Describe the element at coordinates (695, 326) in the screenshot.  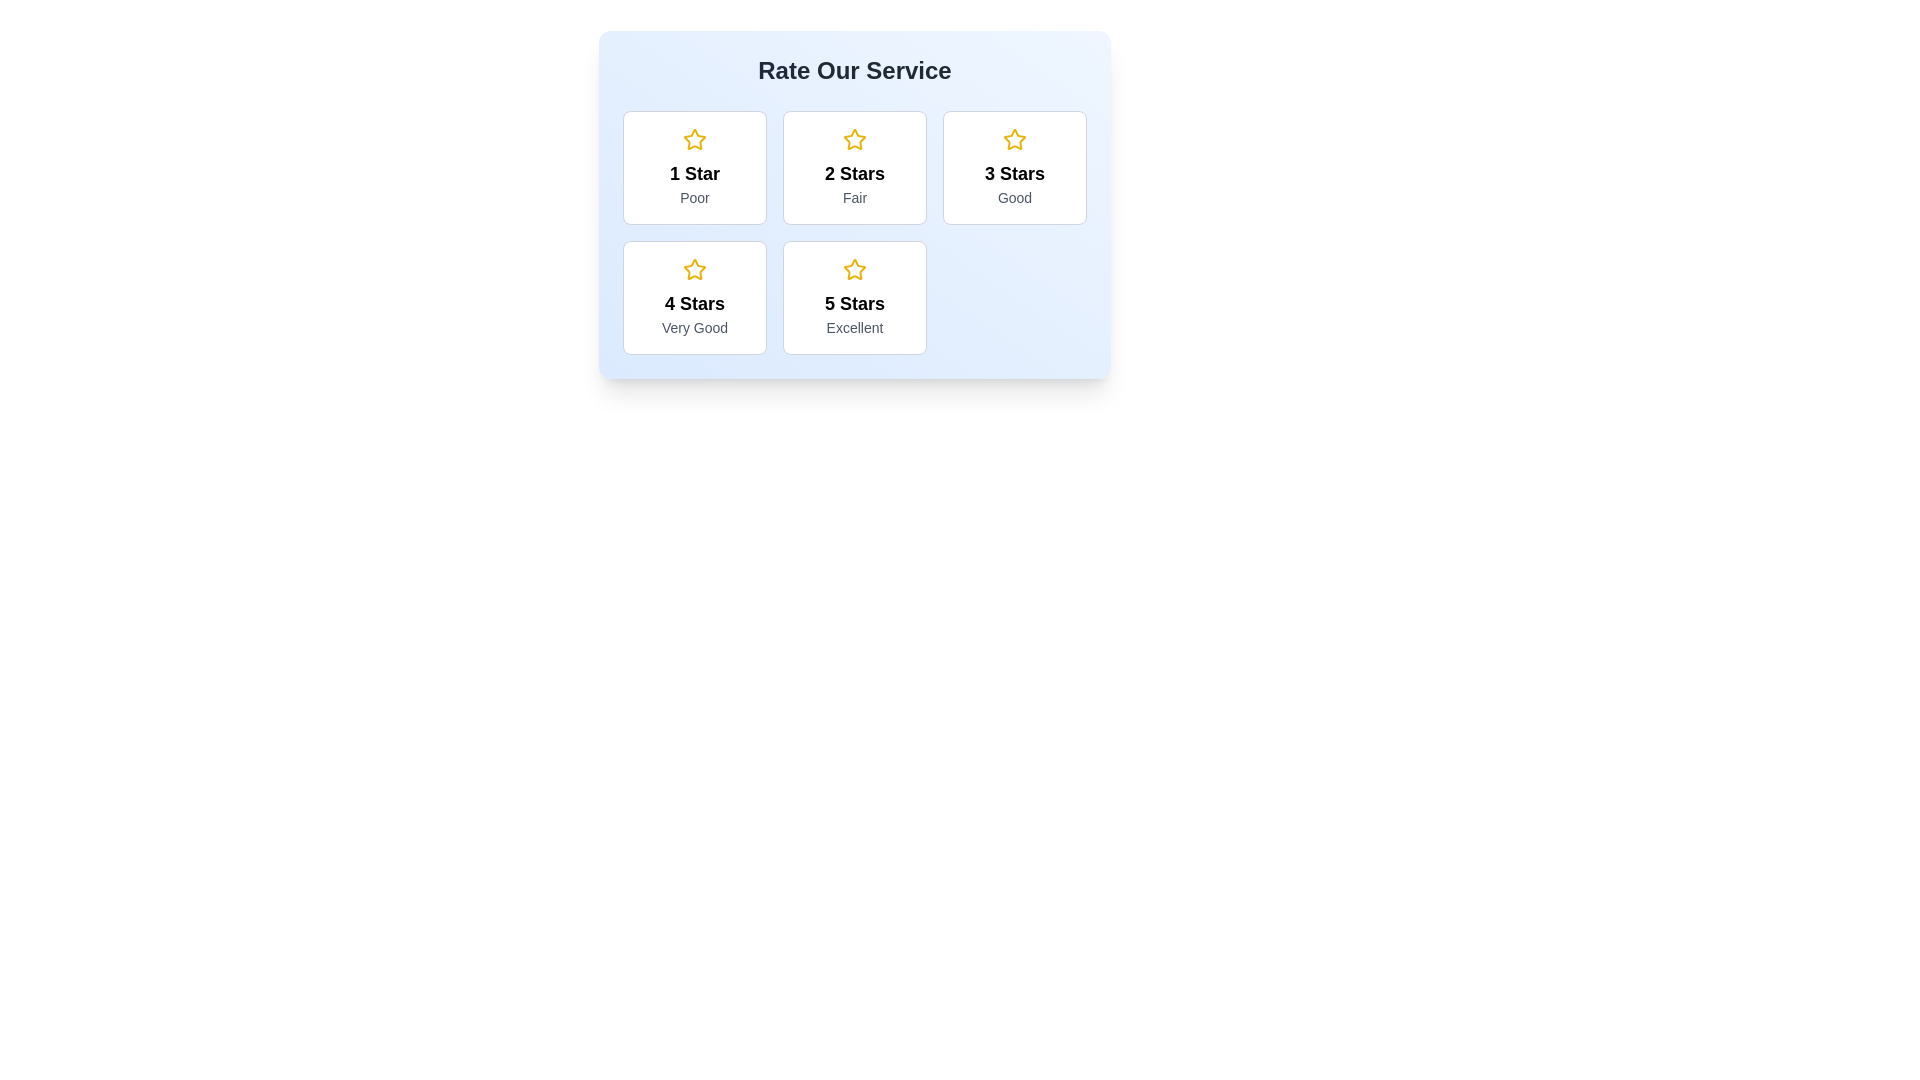
I see `the 'Very Good' text label located directly below the '4 Stars' text` at that location.